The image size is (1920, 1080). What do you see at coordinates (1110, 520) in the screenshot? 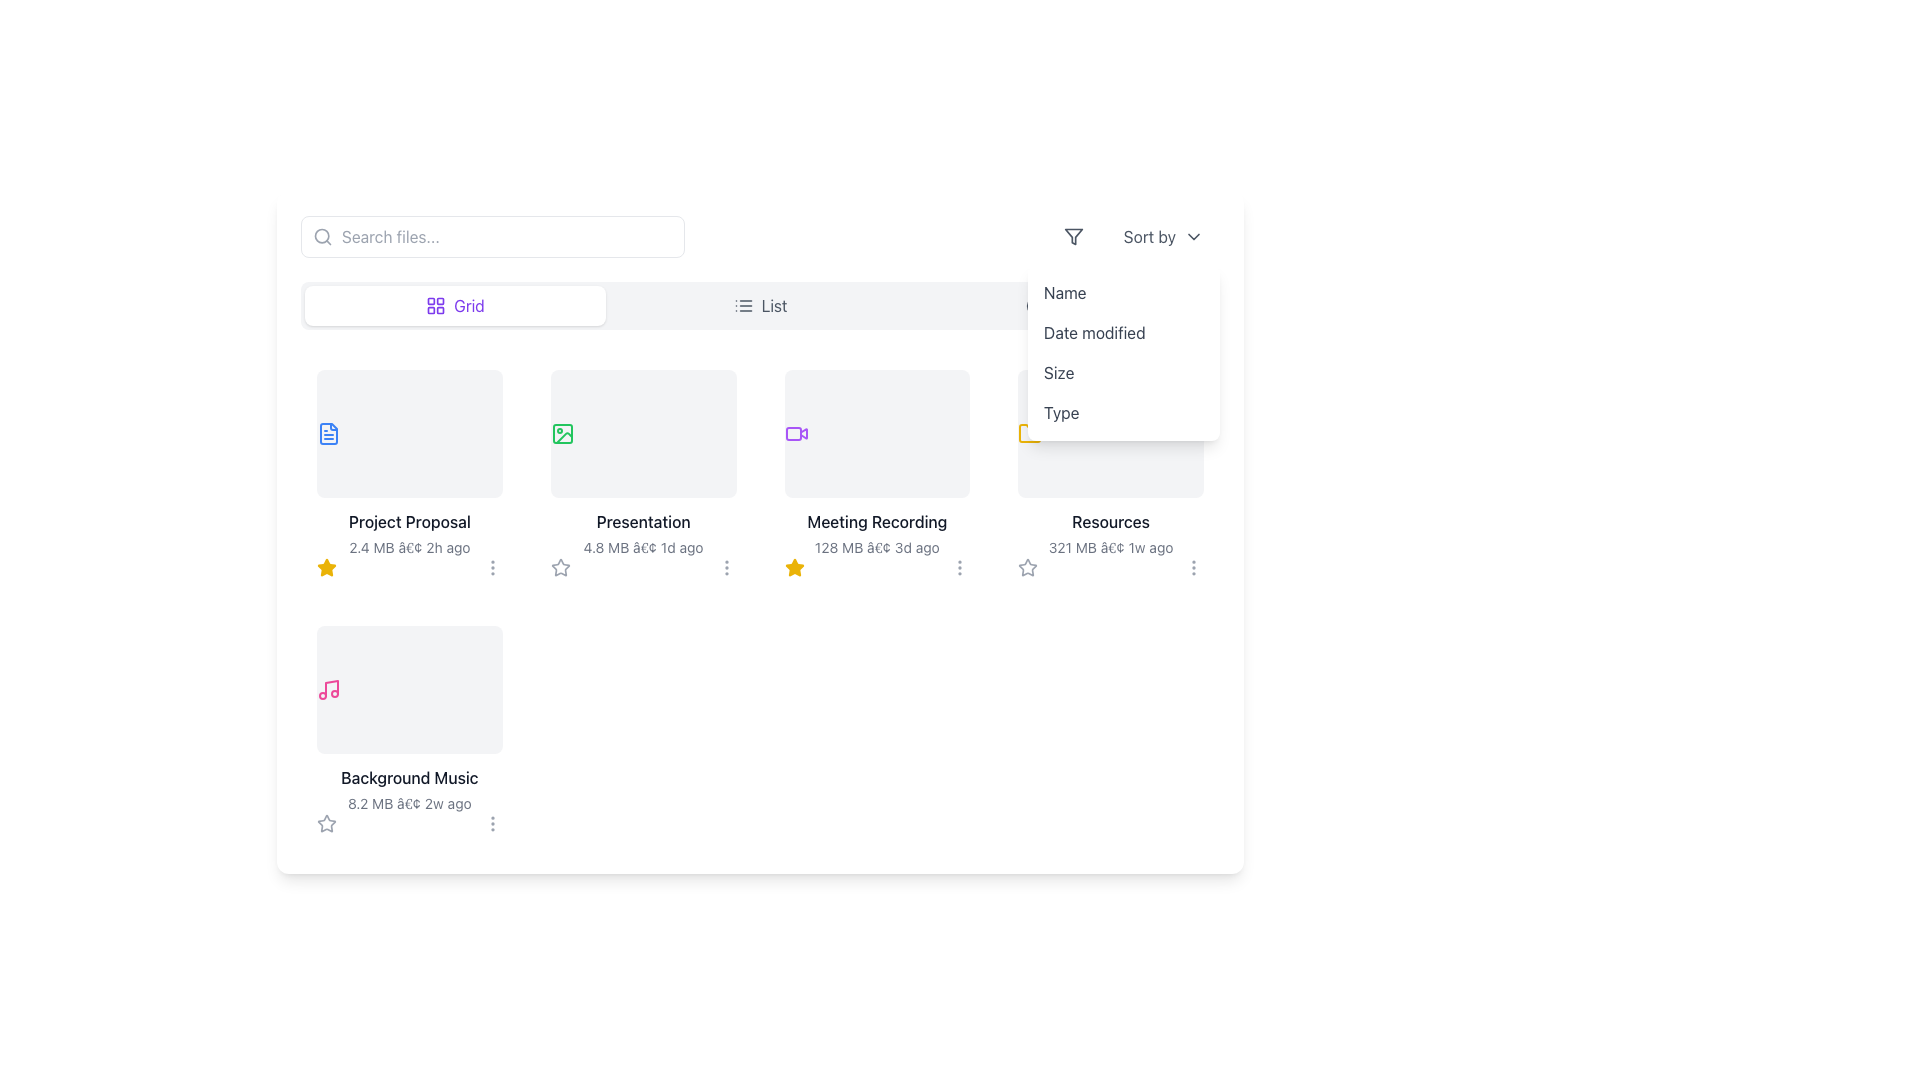
I see `the text label 'Resources', which is styled in bold, medium font weight and dark gray color, located above the metadata in the bottom row of the grid layout` at bounding box center [1110, 520].